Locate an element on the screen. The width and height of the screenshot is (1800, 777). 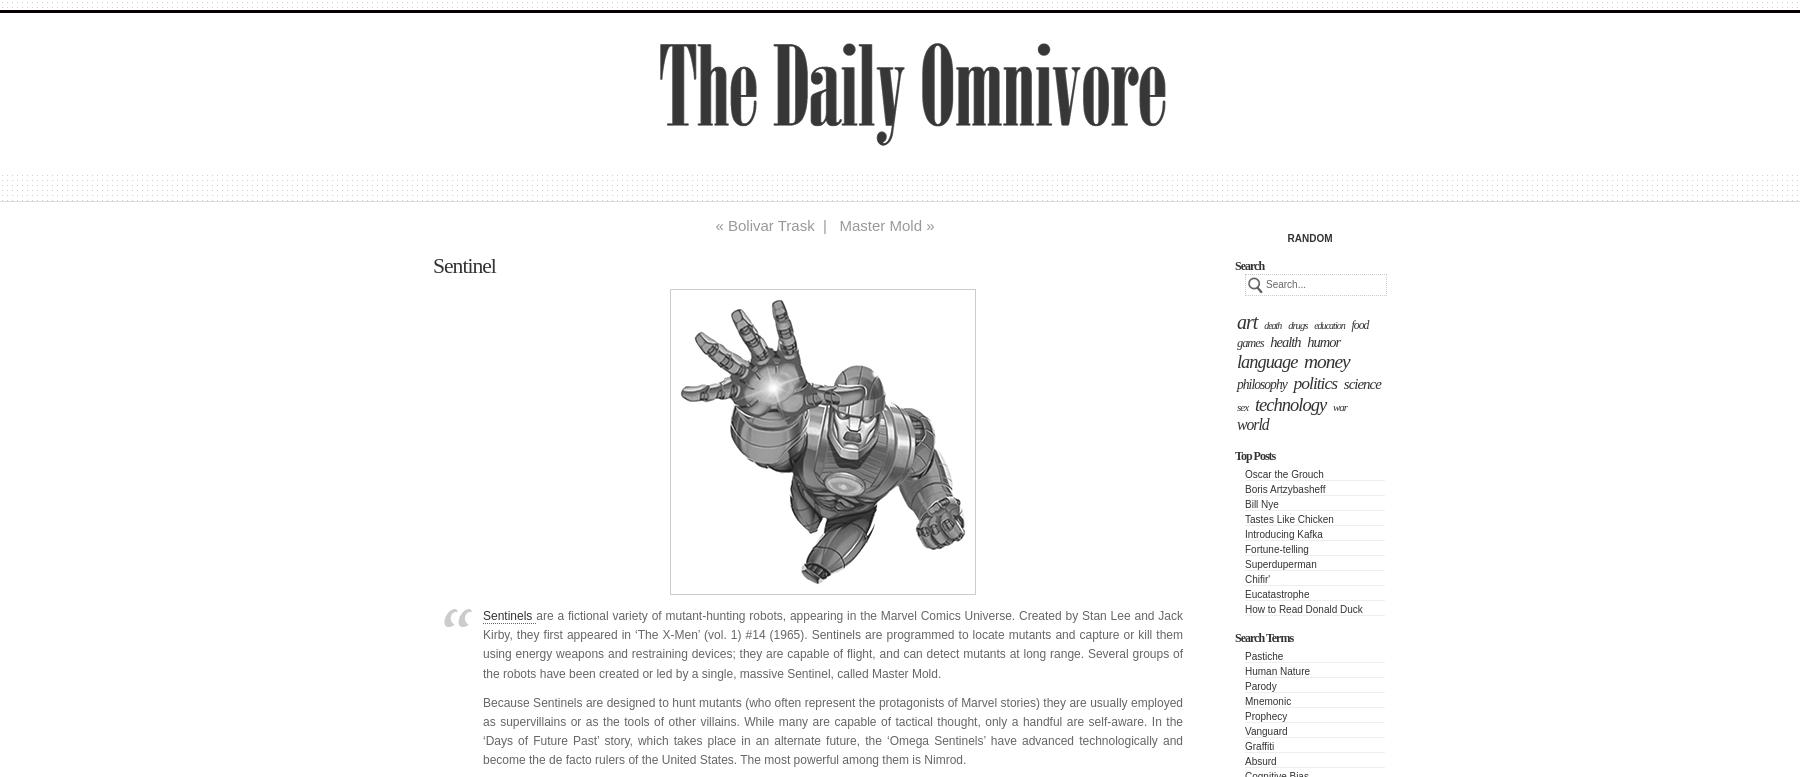
'Absurd' is located at coordinates (1260, 760).